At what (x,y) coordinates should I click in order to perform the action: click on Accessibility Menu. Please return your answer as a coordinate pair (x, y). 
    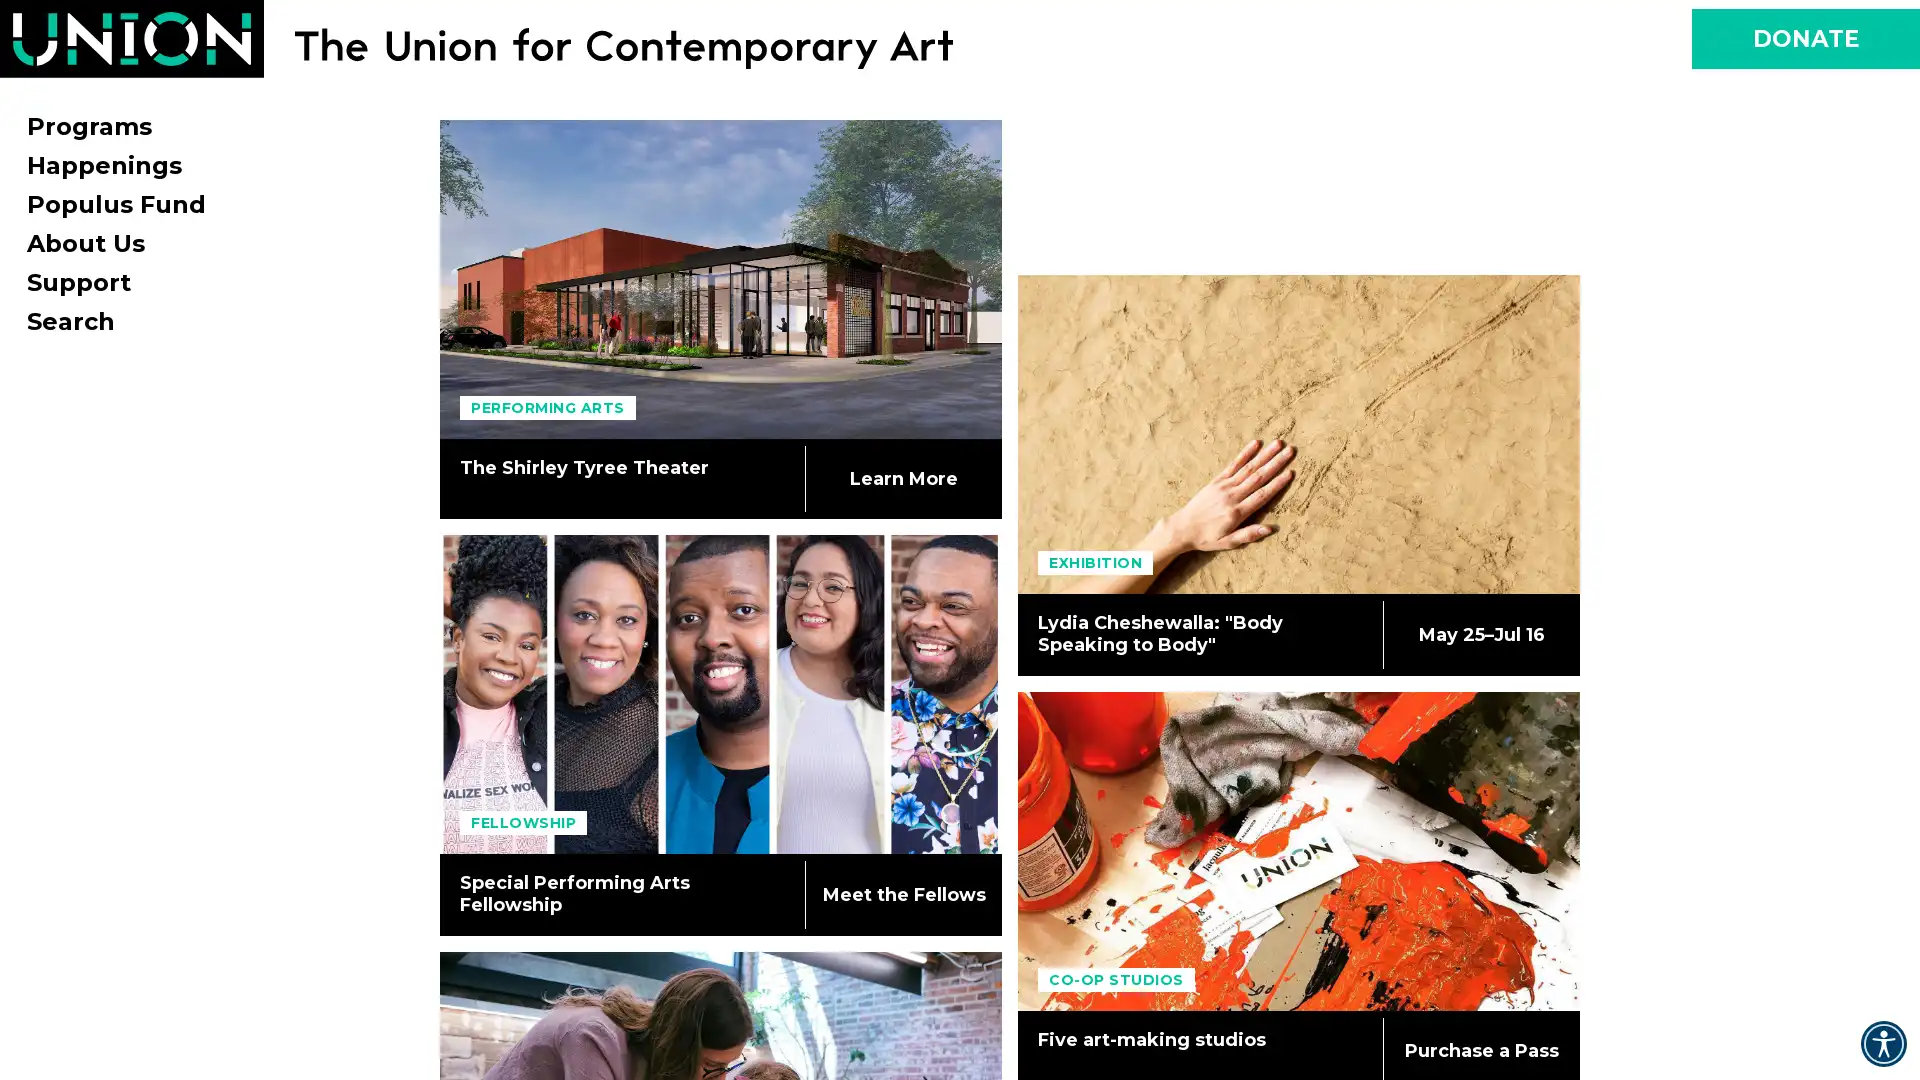
    Looking at the image, I should click on (1882, 1043).